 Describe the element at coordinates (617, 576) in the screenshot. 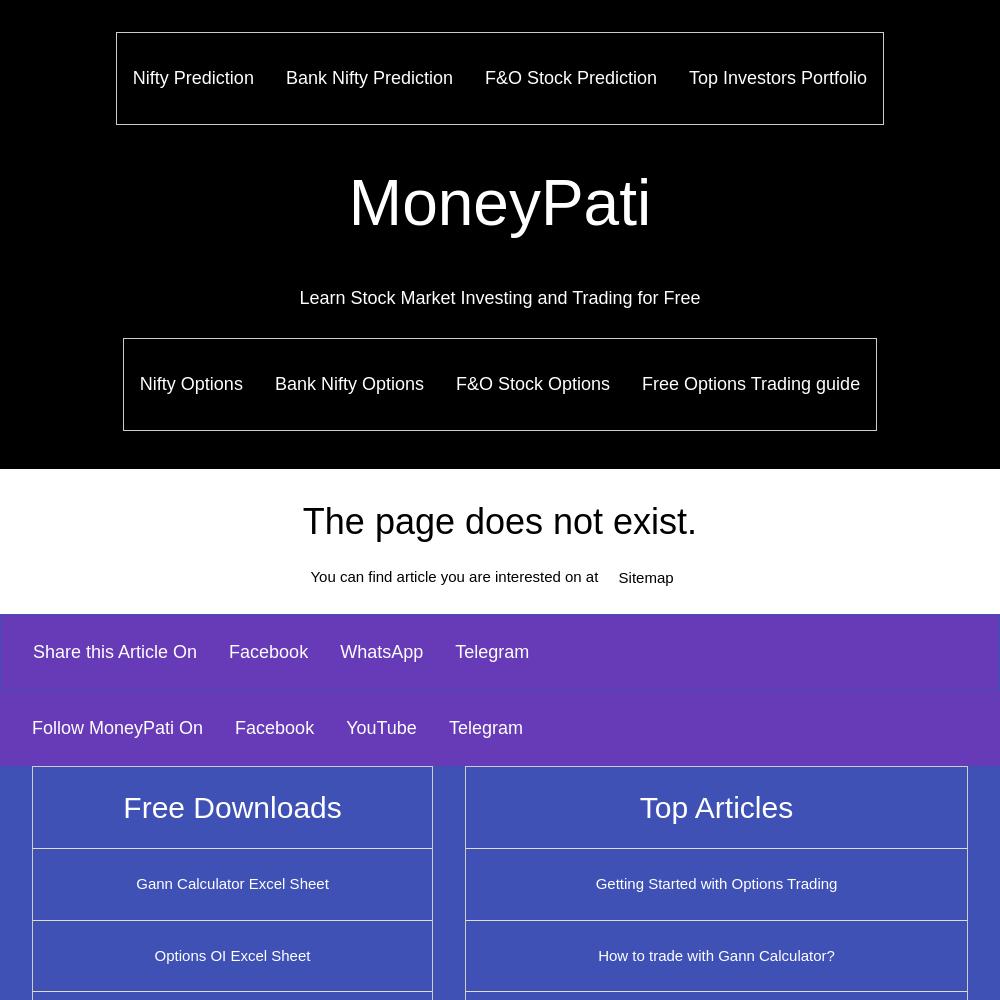

I see `'Sitemap'` at that location.